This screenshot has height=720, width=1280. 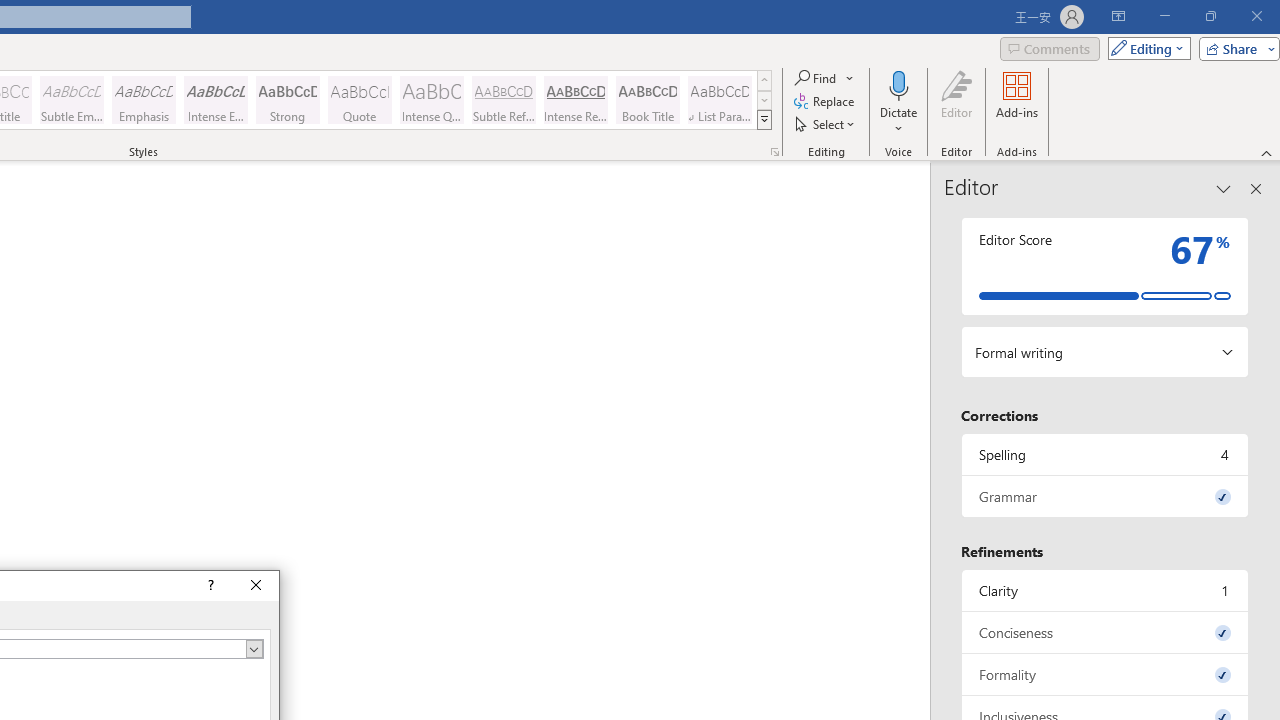 I want to click on 'Subtle Emphasis', so click(x=71, y=100).